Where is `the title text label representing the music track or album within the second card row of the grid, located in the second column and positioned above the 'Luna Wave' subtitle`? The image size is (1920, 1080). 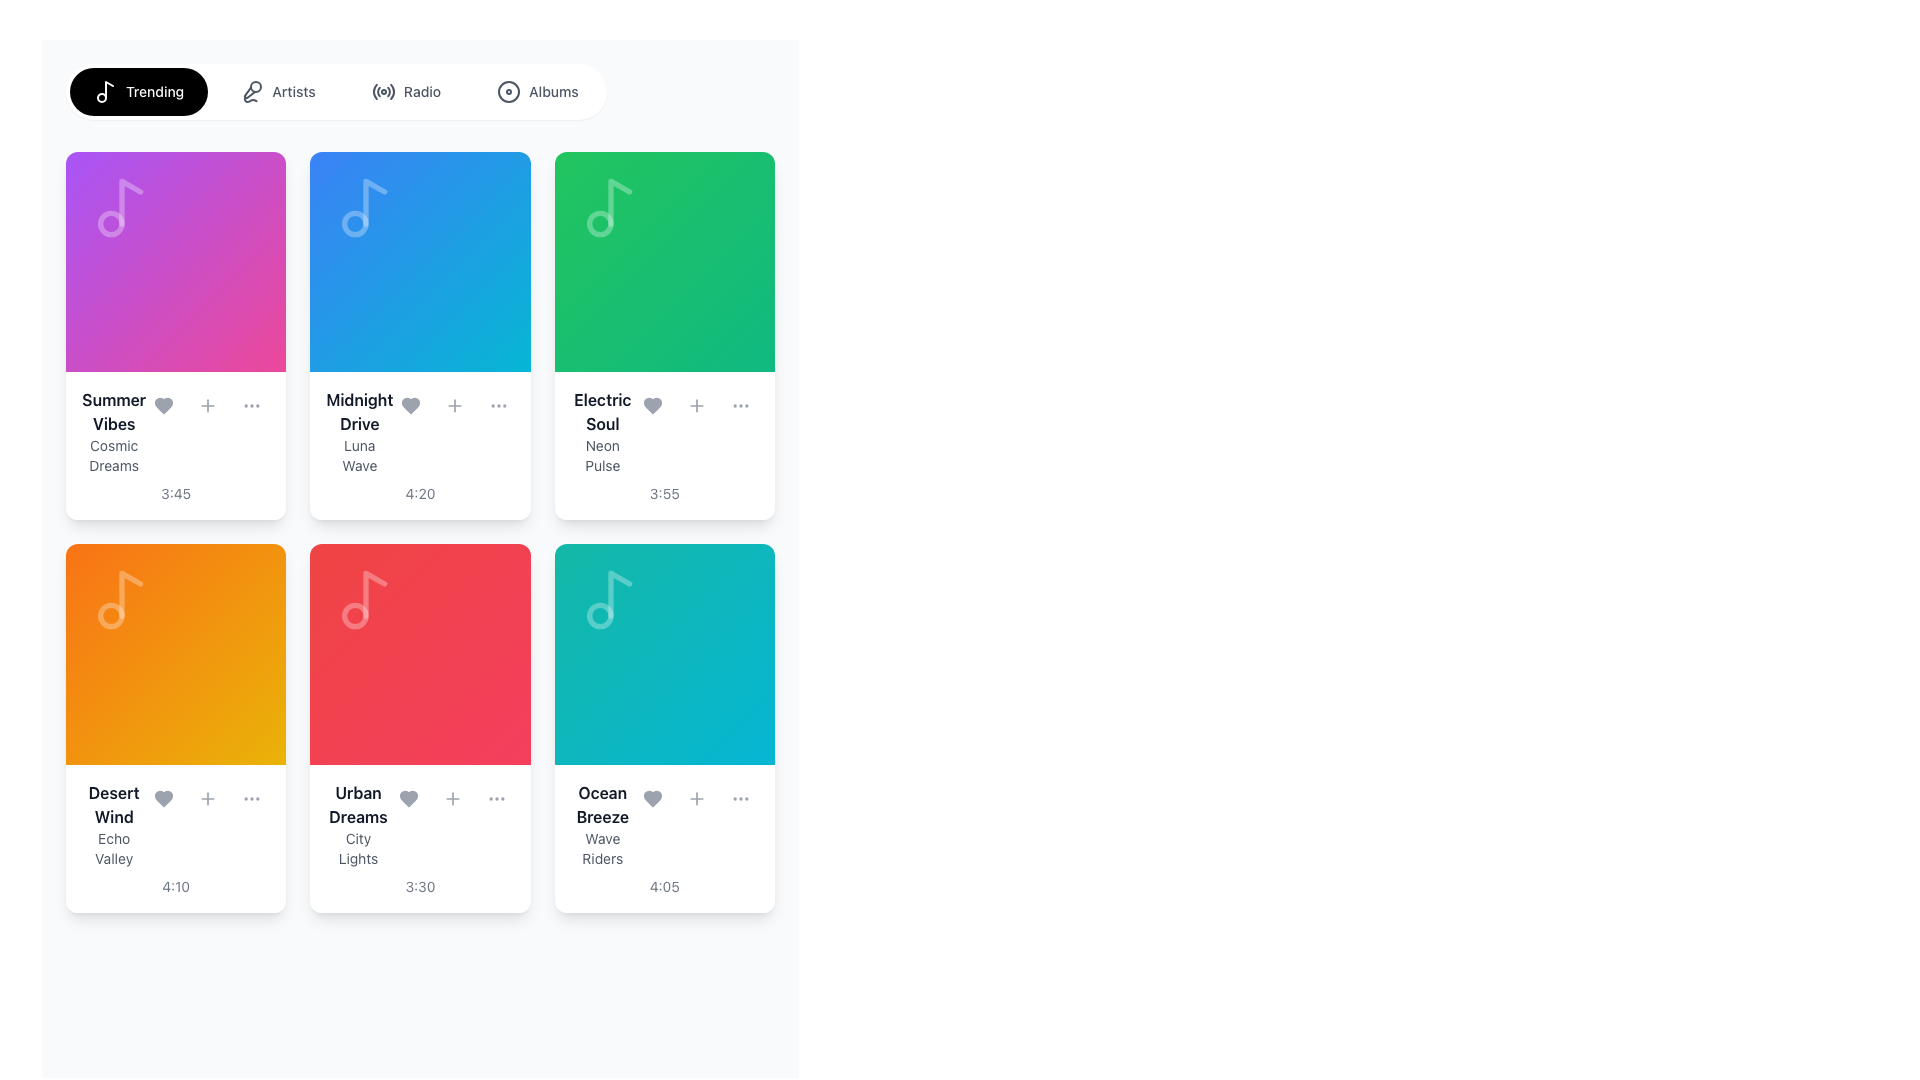
the title text label representing the music track or album within the second card row of the grid, located in the second column and positioned above the 'Luna Wave' subtitle is located at coordinates (359, 411).